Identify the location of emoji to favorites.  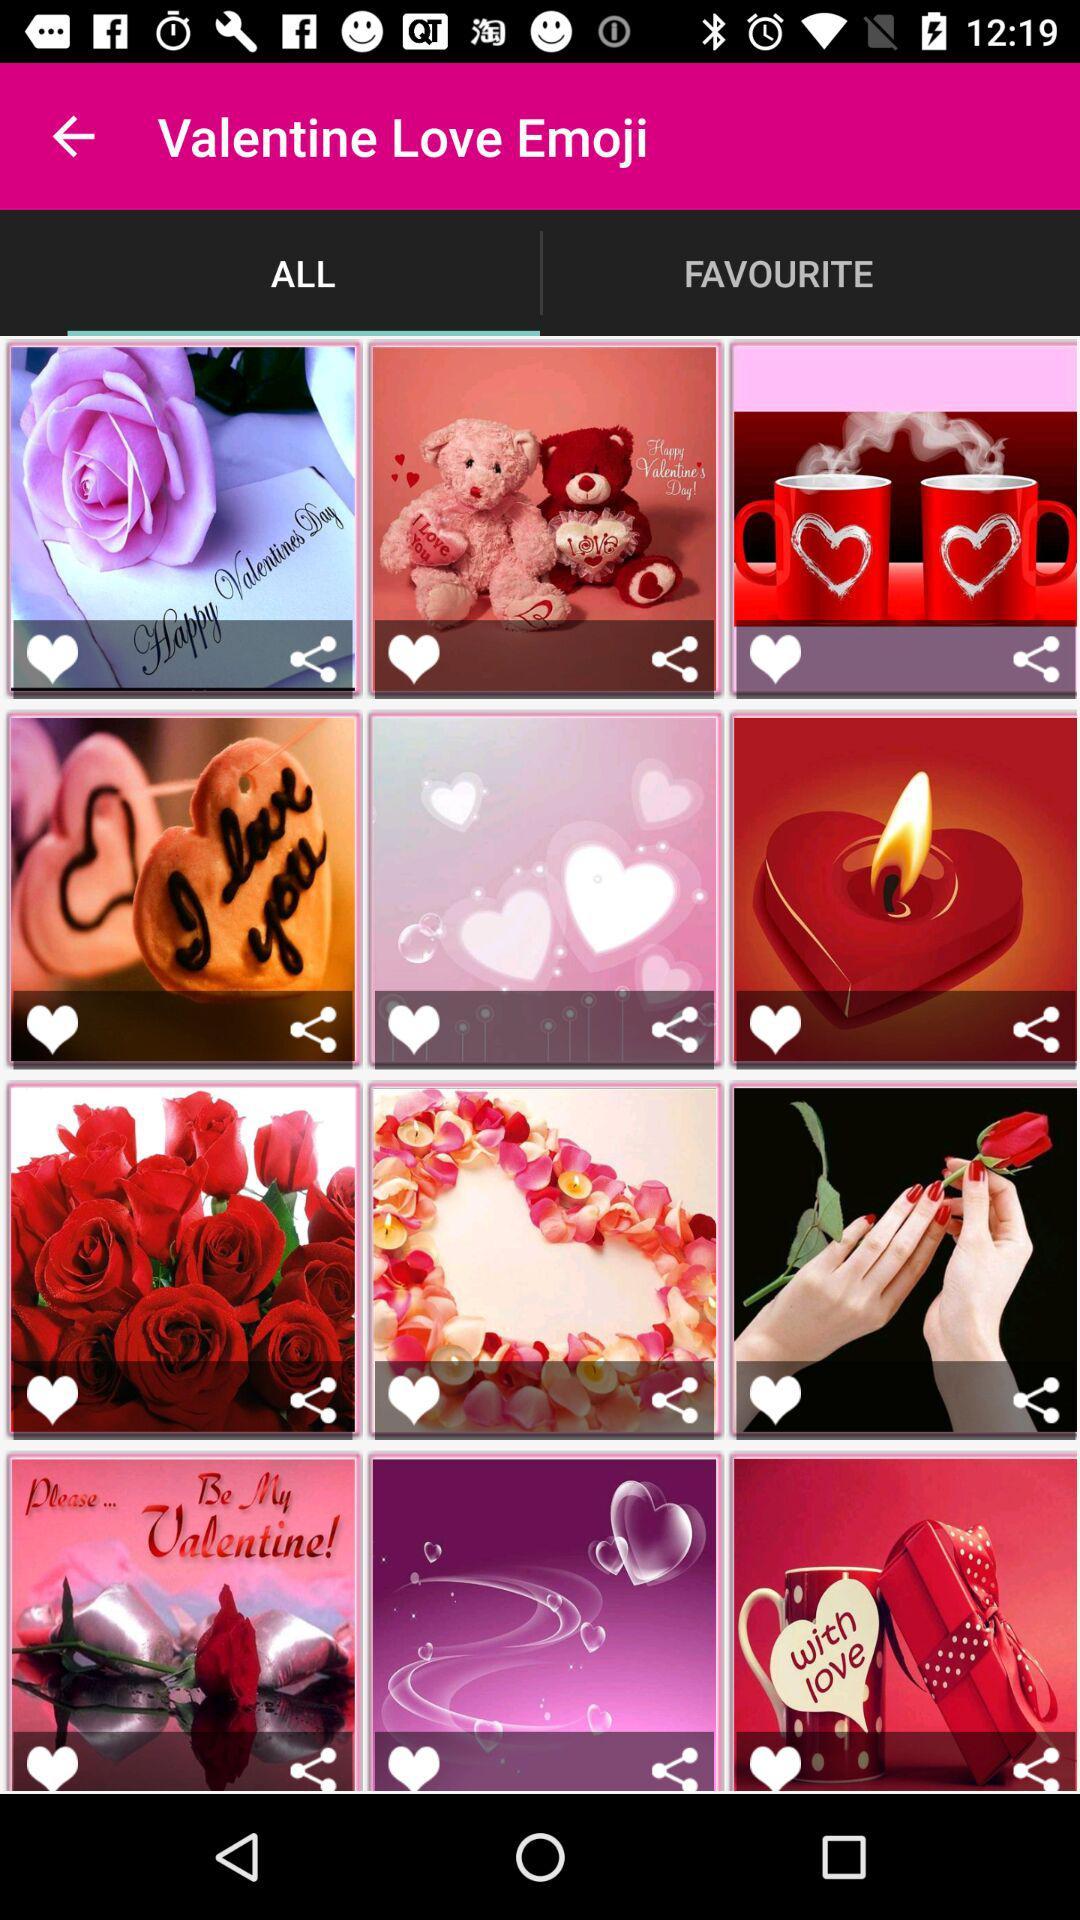
(774, 1399).